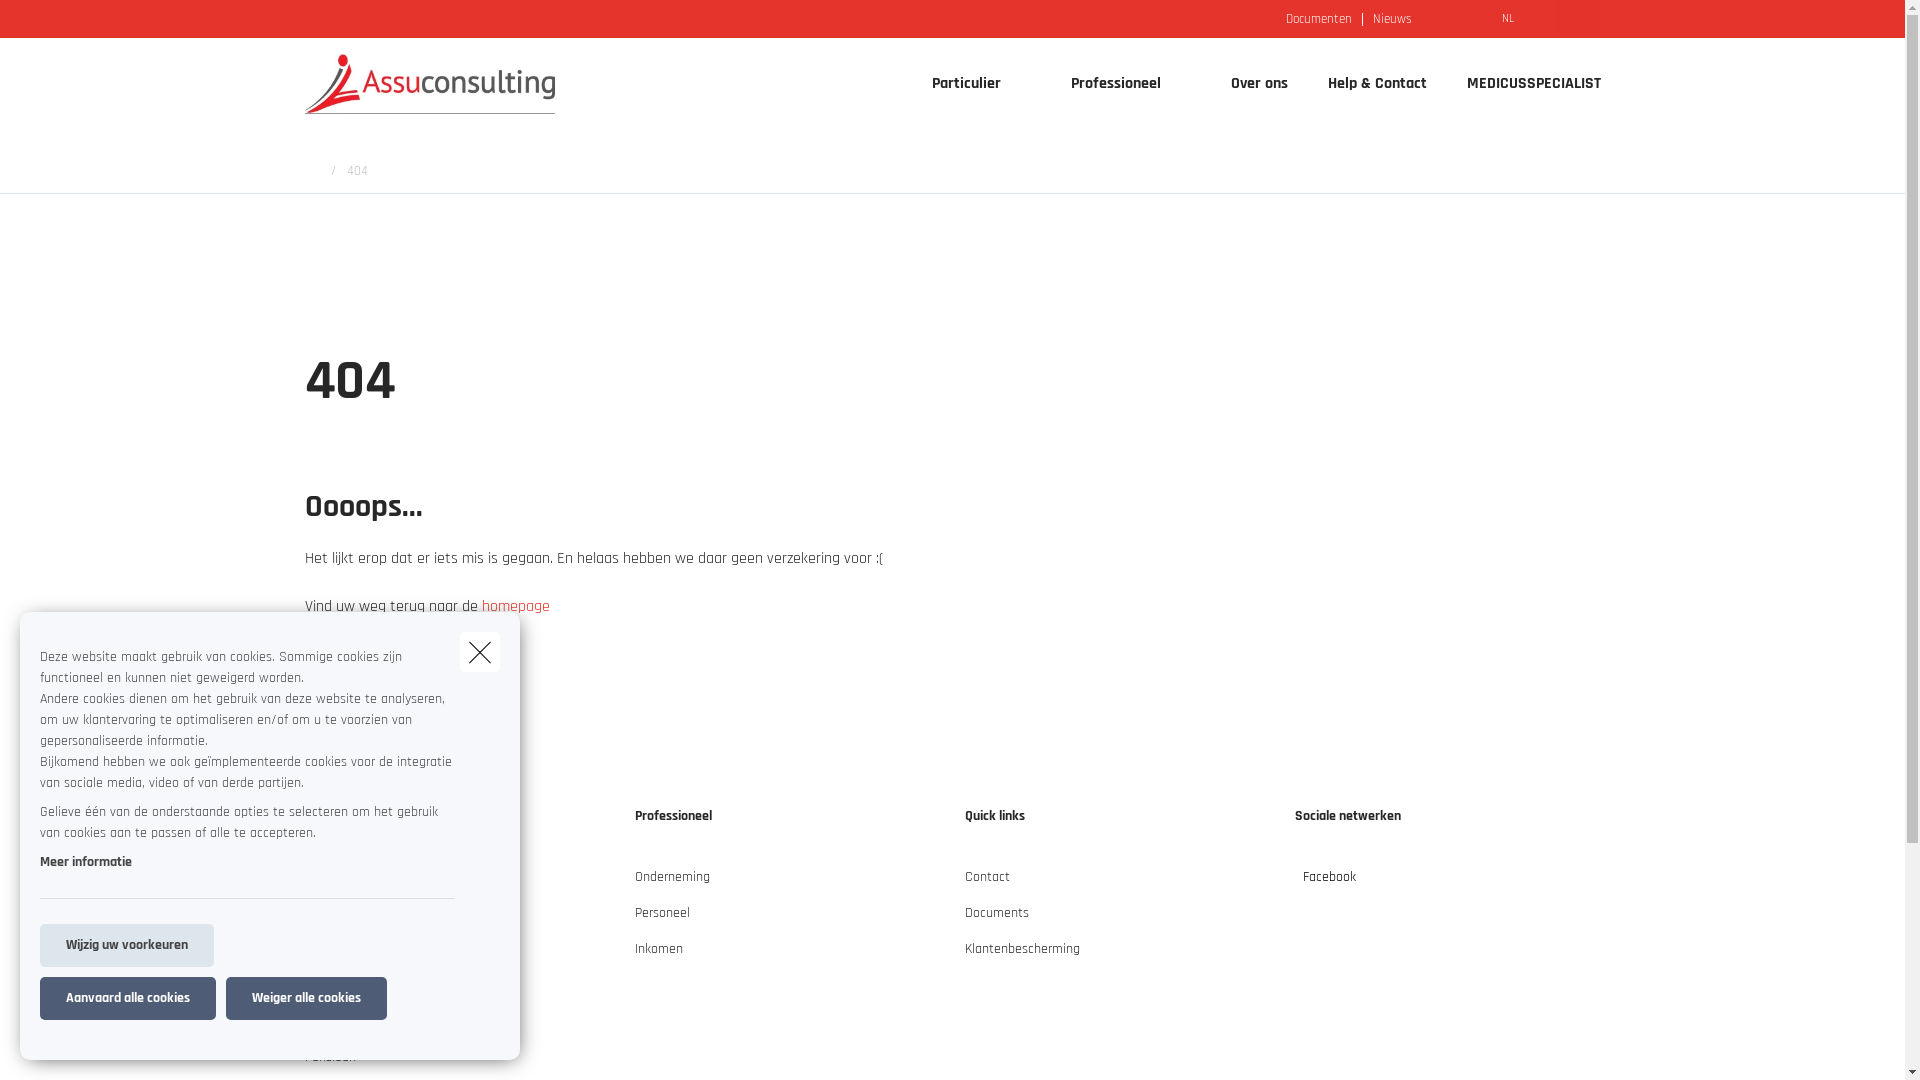  I want to click on 'MEDICUSSPECIALIST', so click(1445, 83).